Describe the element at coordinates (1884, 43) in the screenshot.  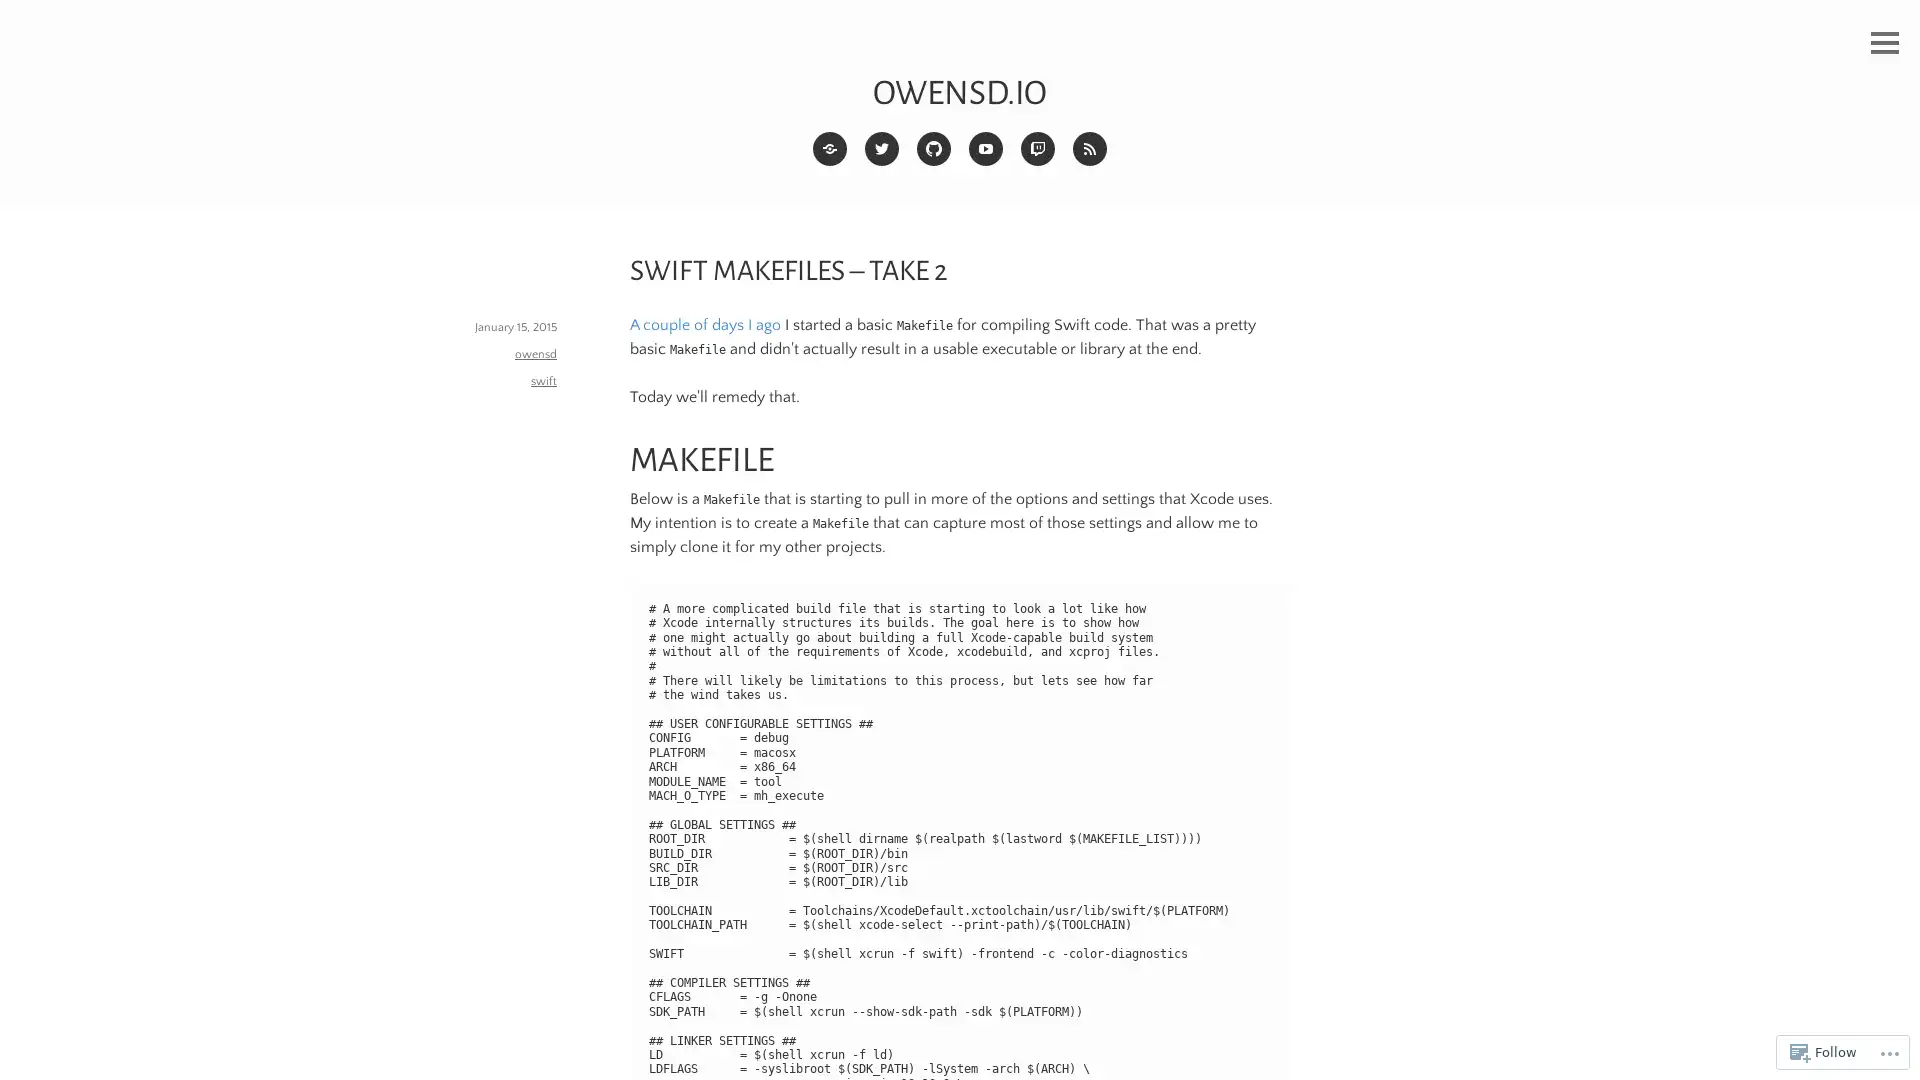
I see `Sidebar` at that location.